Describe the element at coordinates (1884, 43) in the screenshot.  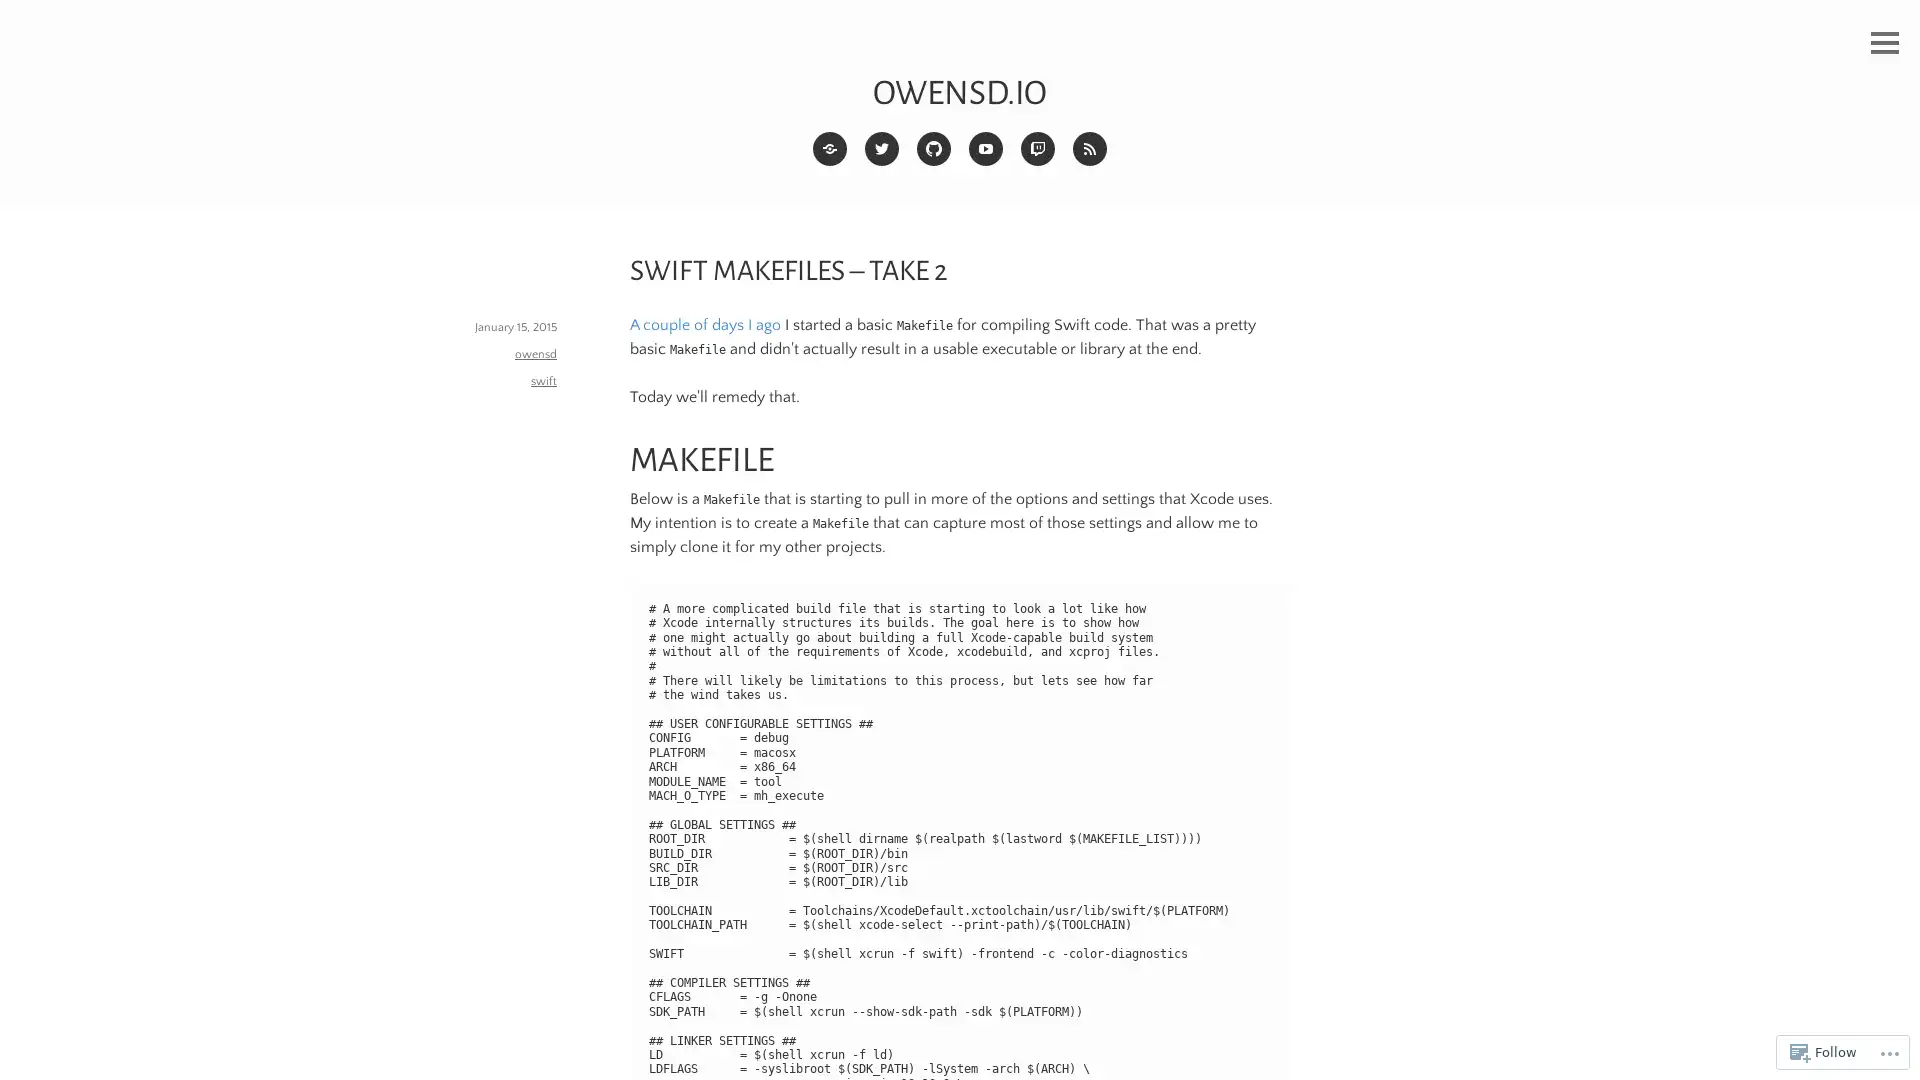
I see `Sidebar` at that location.